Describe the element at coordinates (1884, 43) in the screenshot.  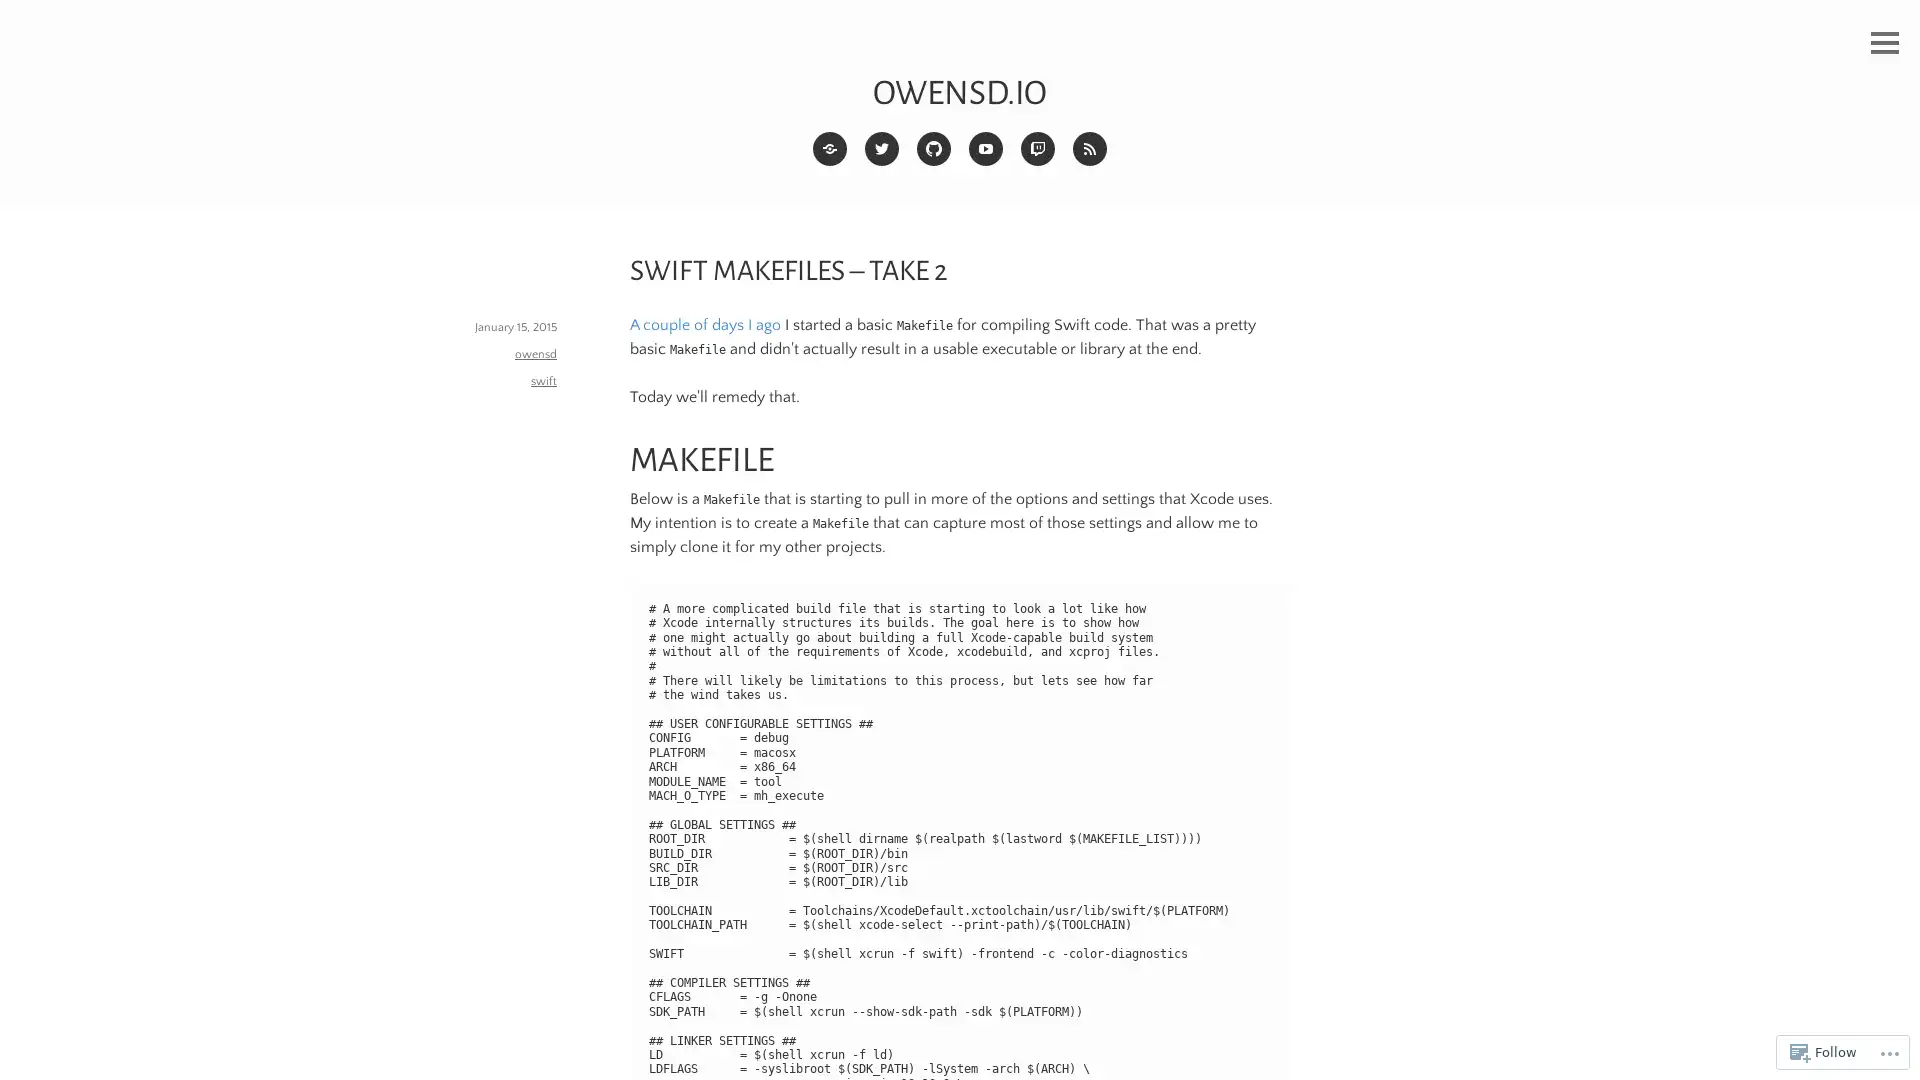
I see `Sidebar` at that location.